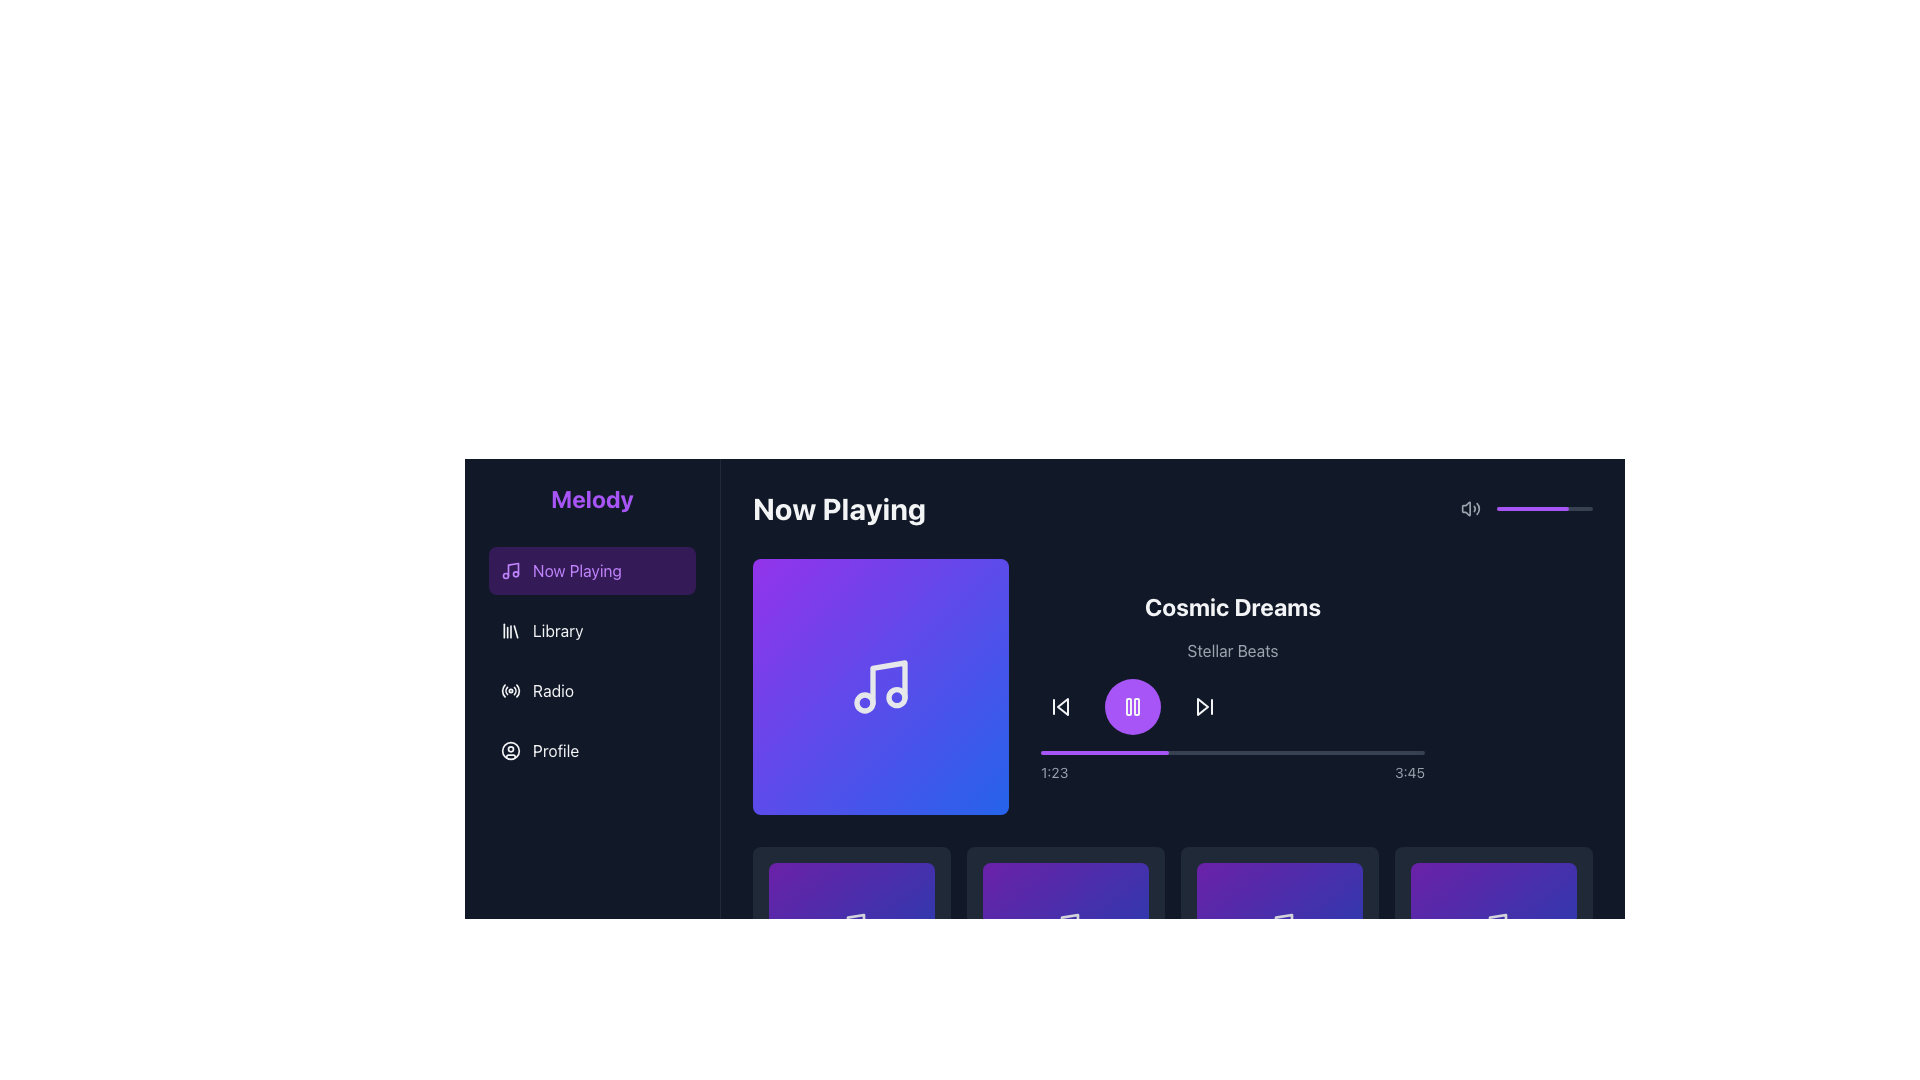 This screenshot has height=1080, width=1920. I want to click on the small button icon with a leftward-pointing arrow to skip back in the media controls, so click(1059, 705).